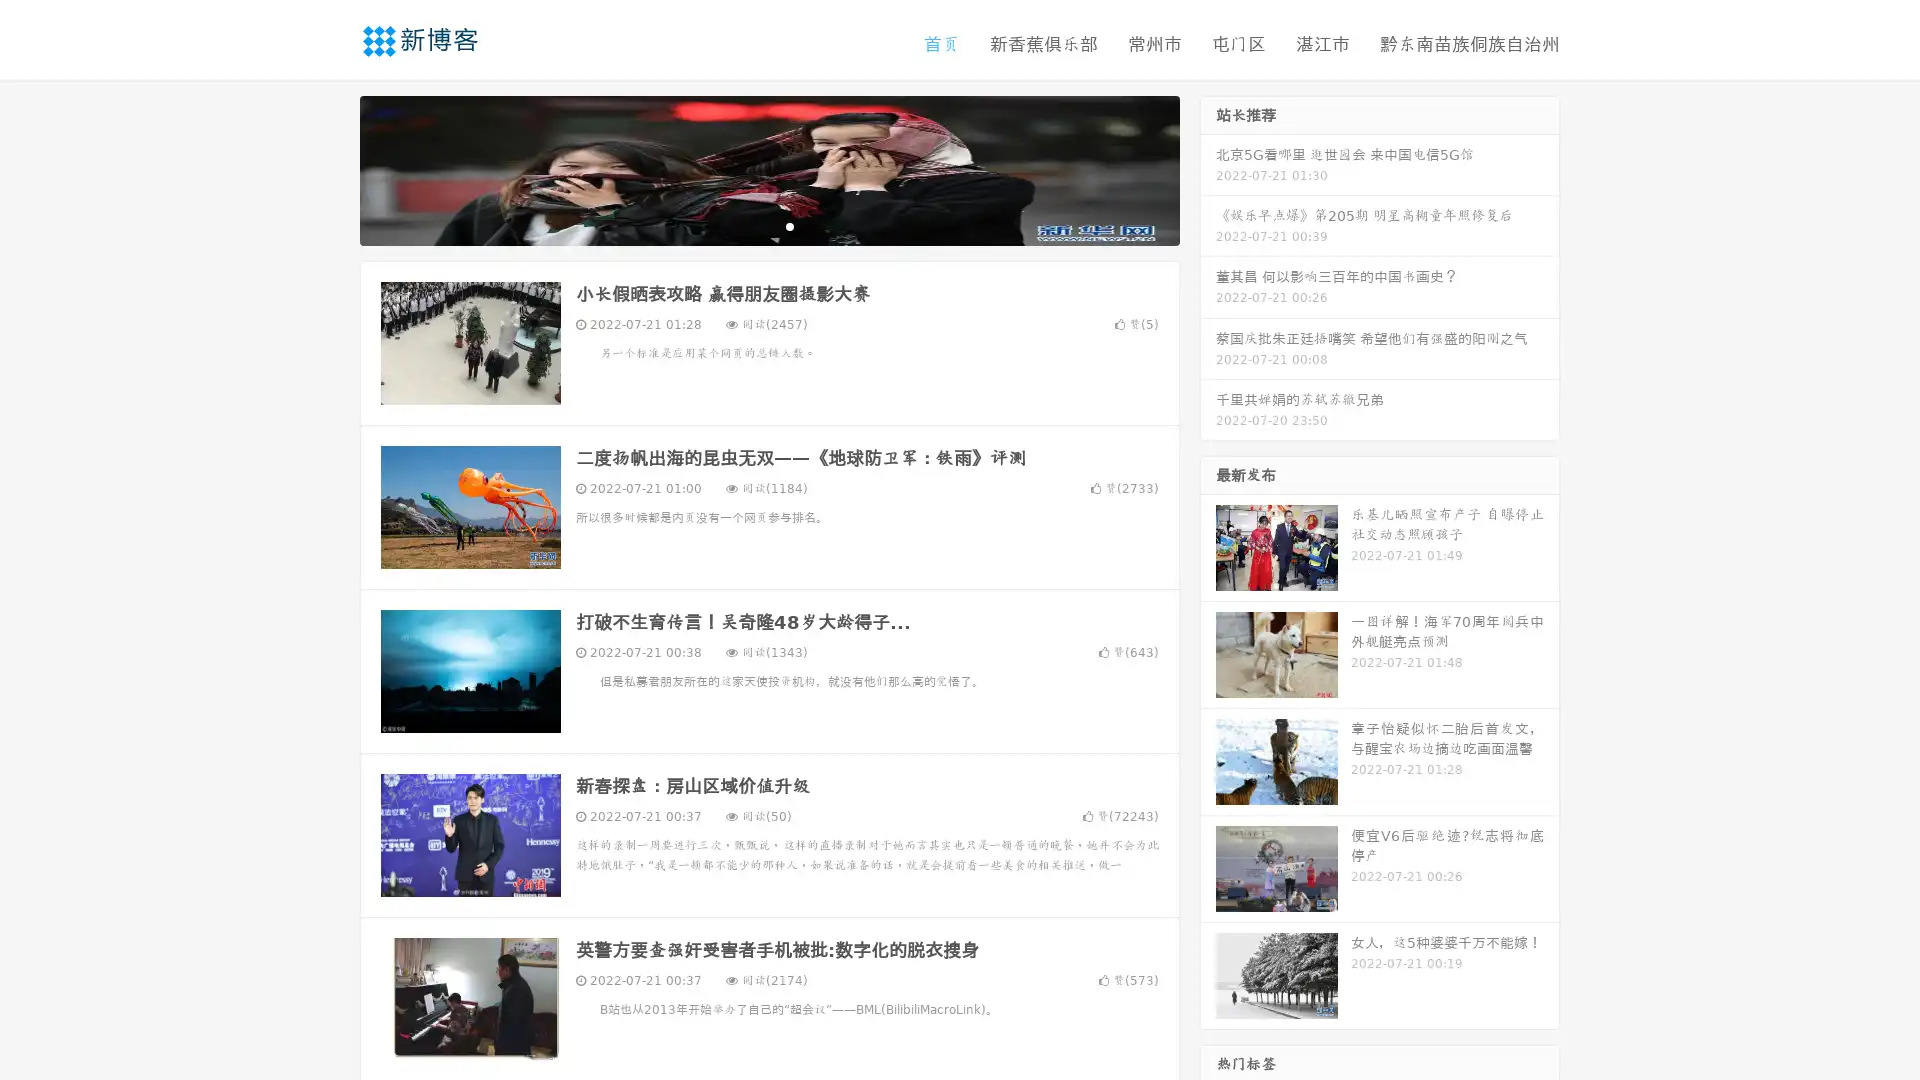 The image size is (1920, 1080). What do you see at coordinates (748, 225) in the screenshot?
I see `Go to slide 1` at bounding box center [748, 225].